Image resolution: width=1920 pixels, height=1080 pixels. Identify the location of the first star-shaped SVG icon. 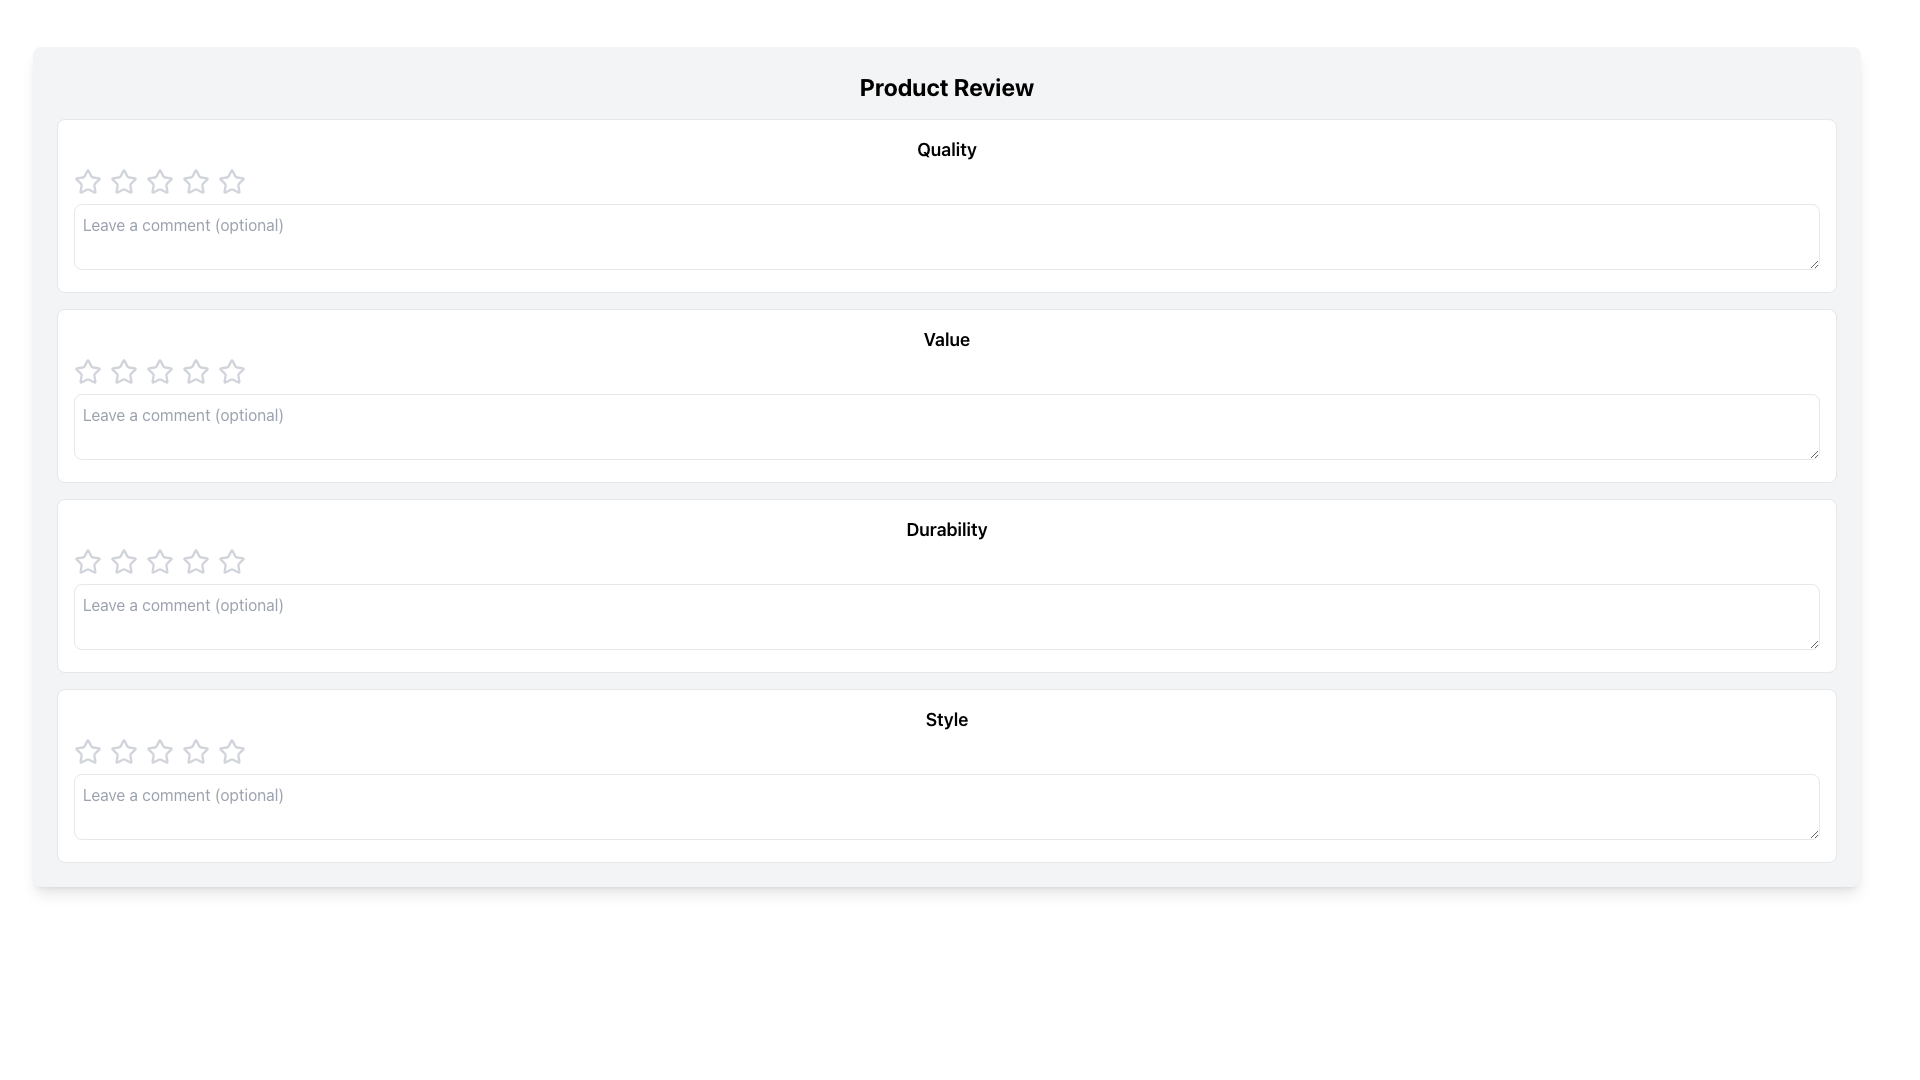
(86, 751).